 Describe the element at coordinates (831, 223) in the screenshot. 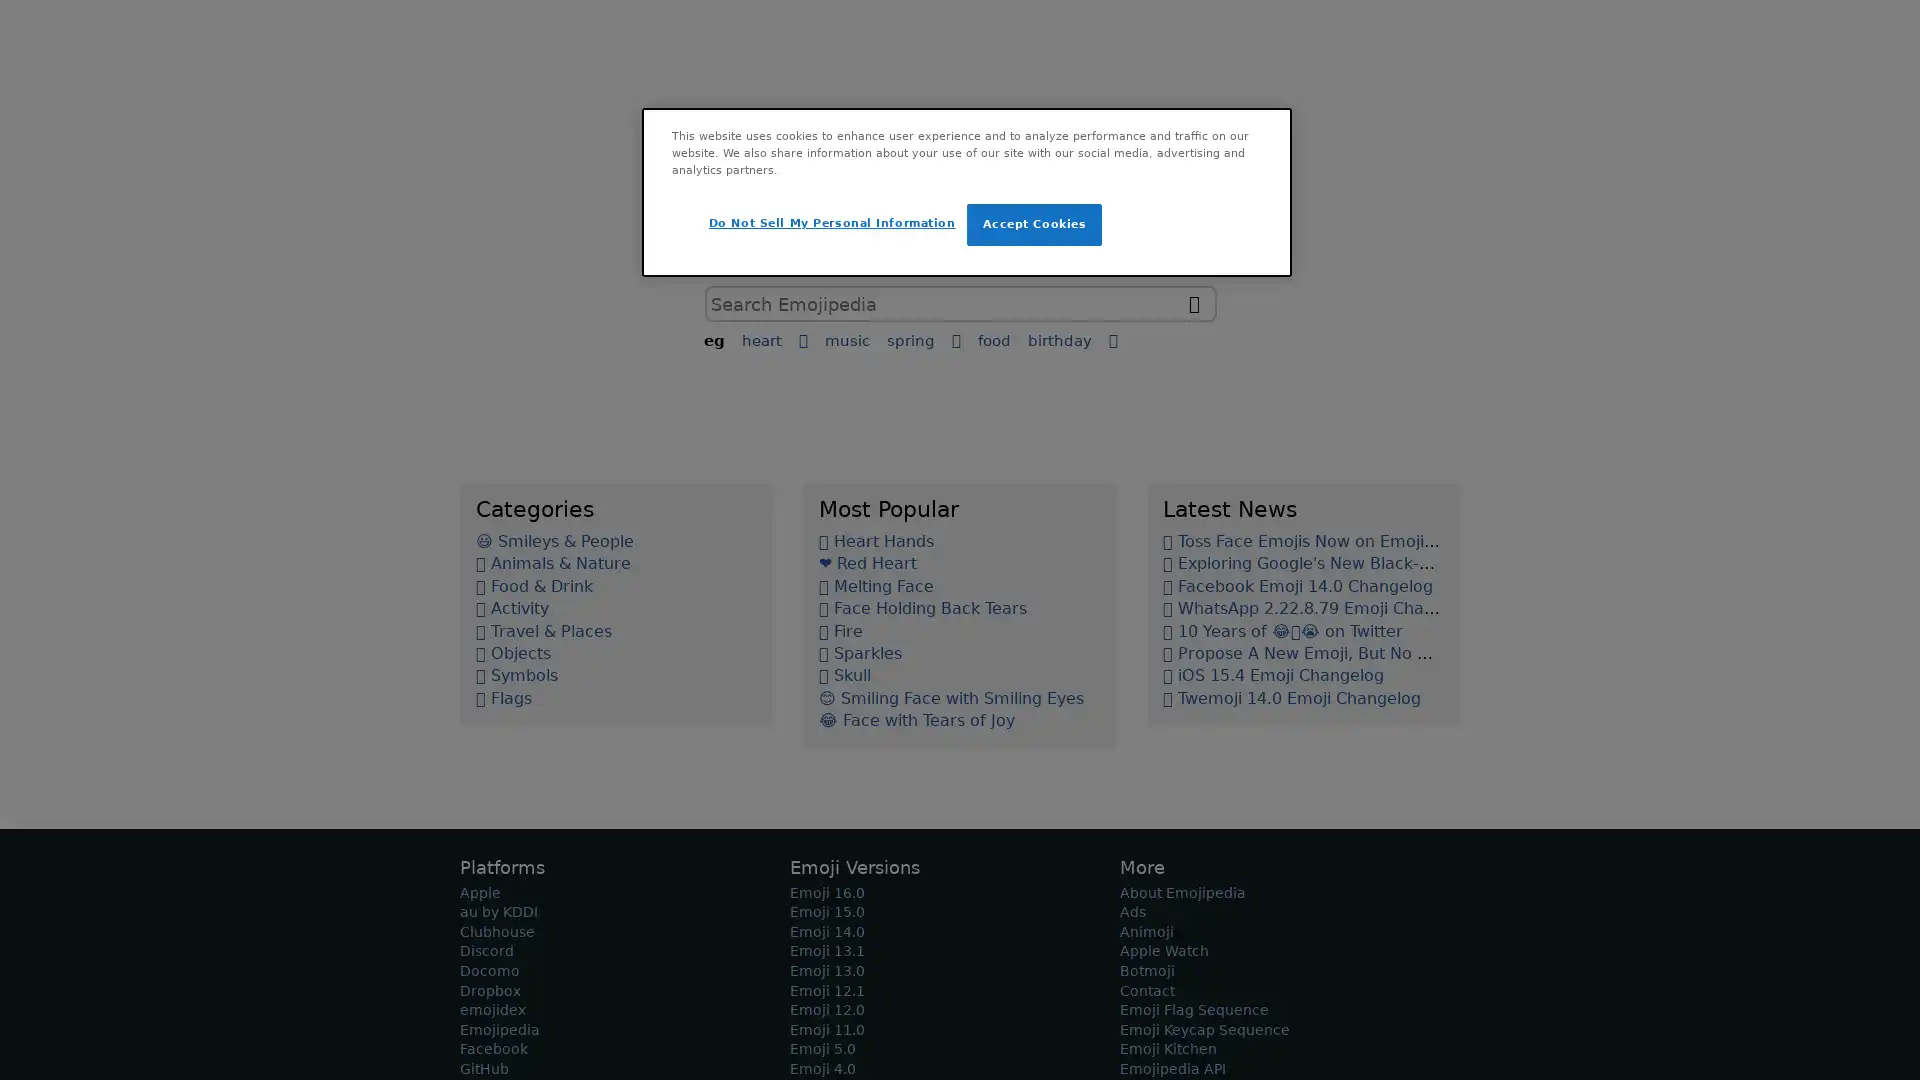

I see `Do Not Sell My Personal Information` at that location.